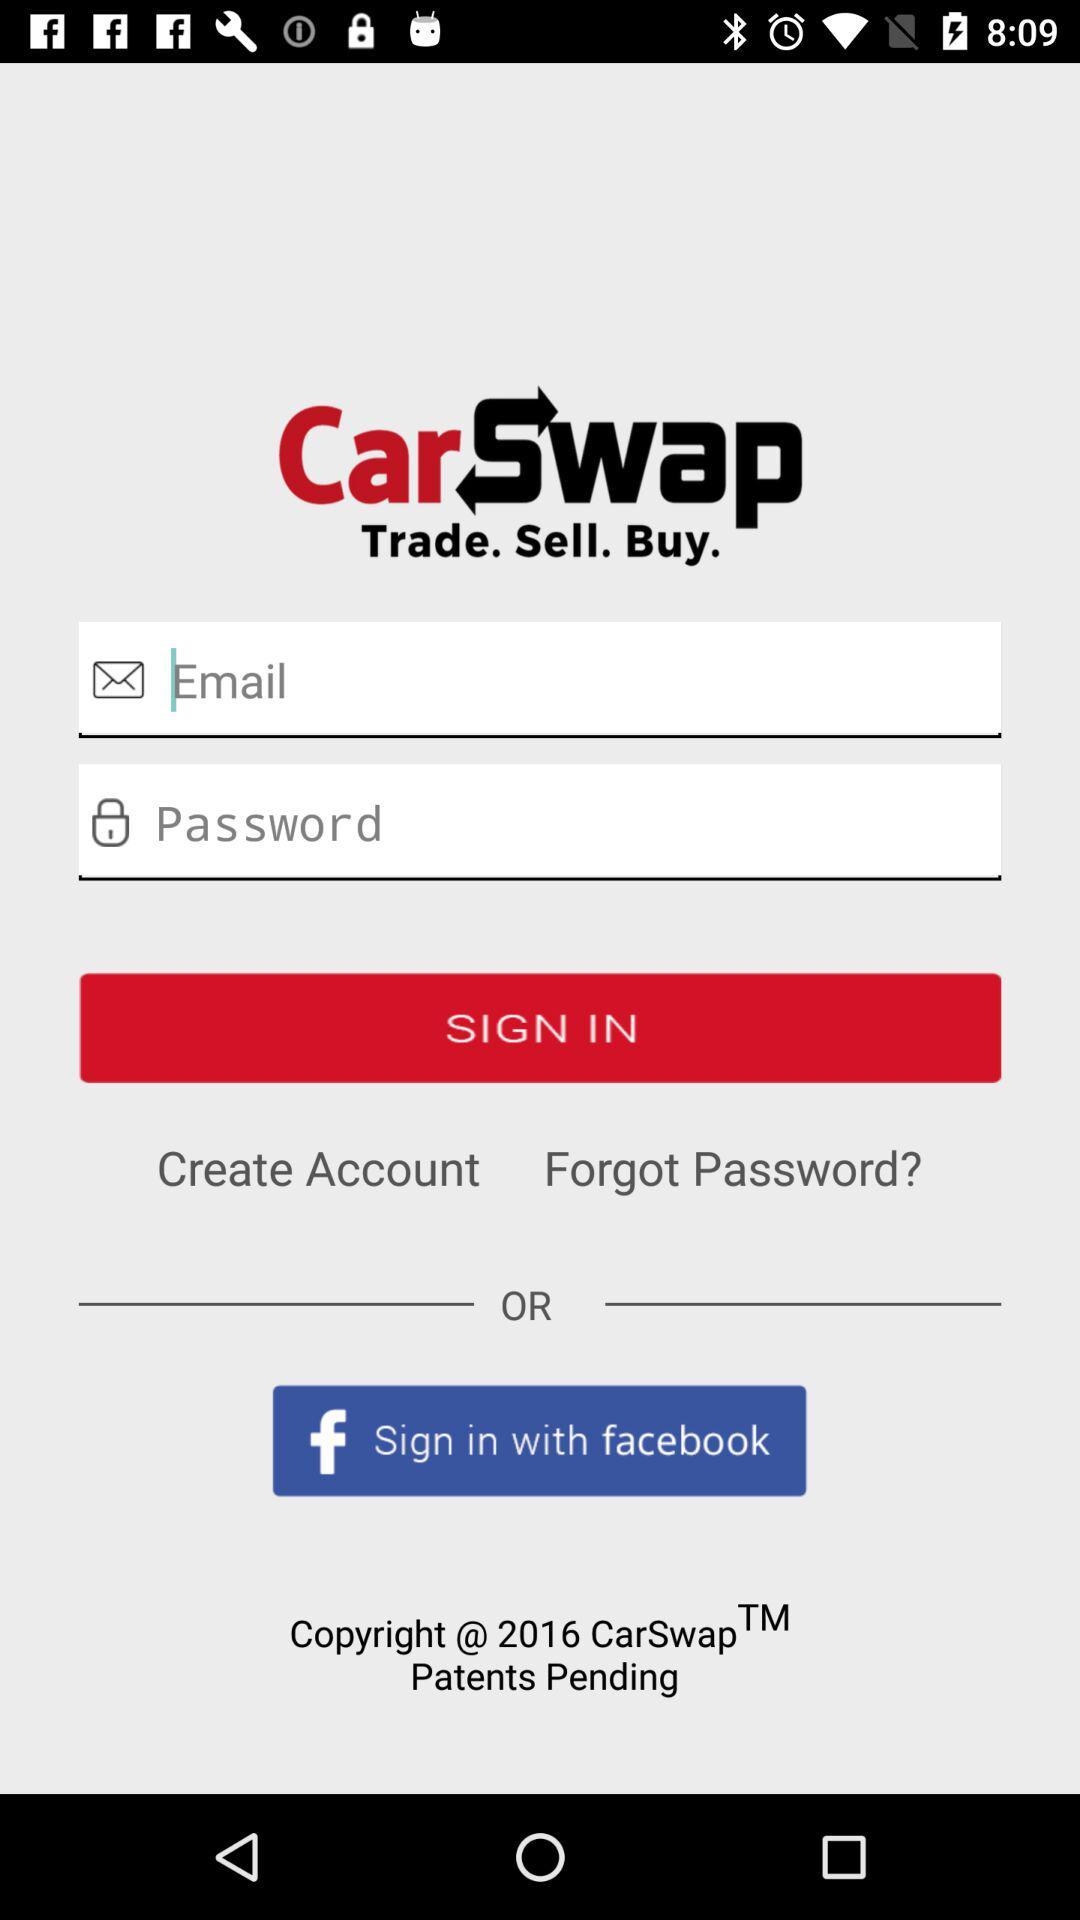 The height and width of the screenshot is (1920, 1080). I want to click on opens a field to type a password, so click(540, 822).